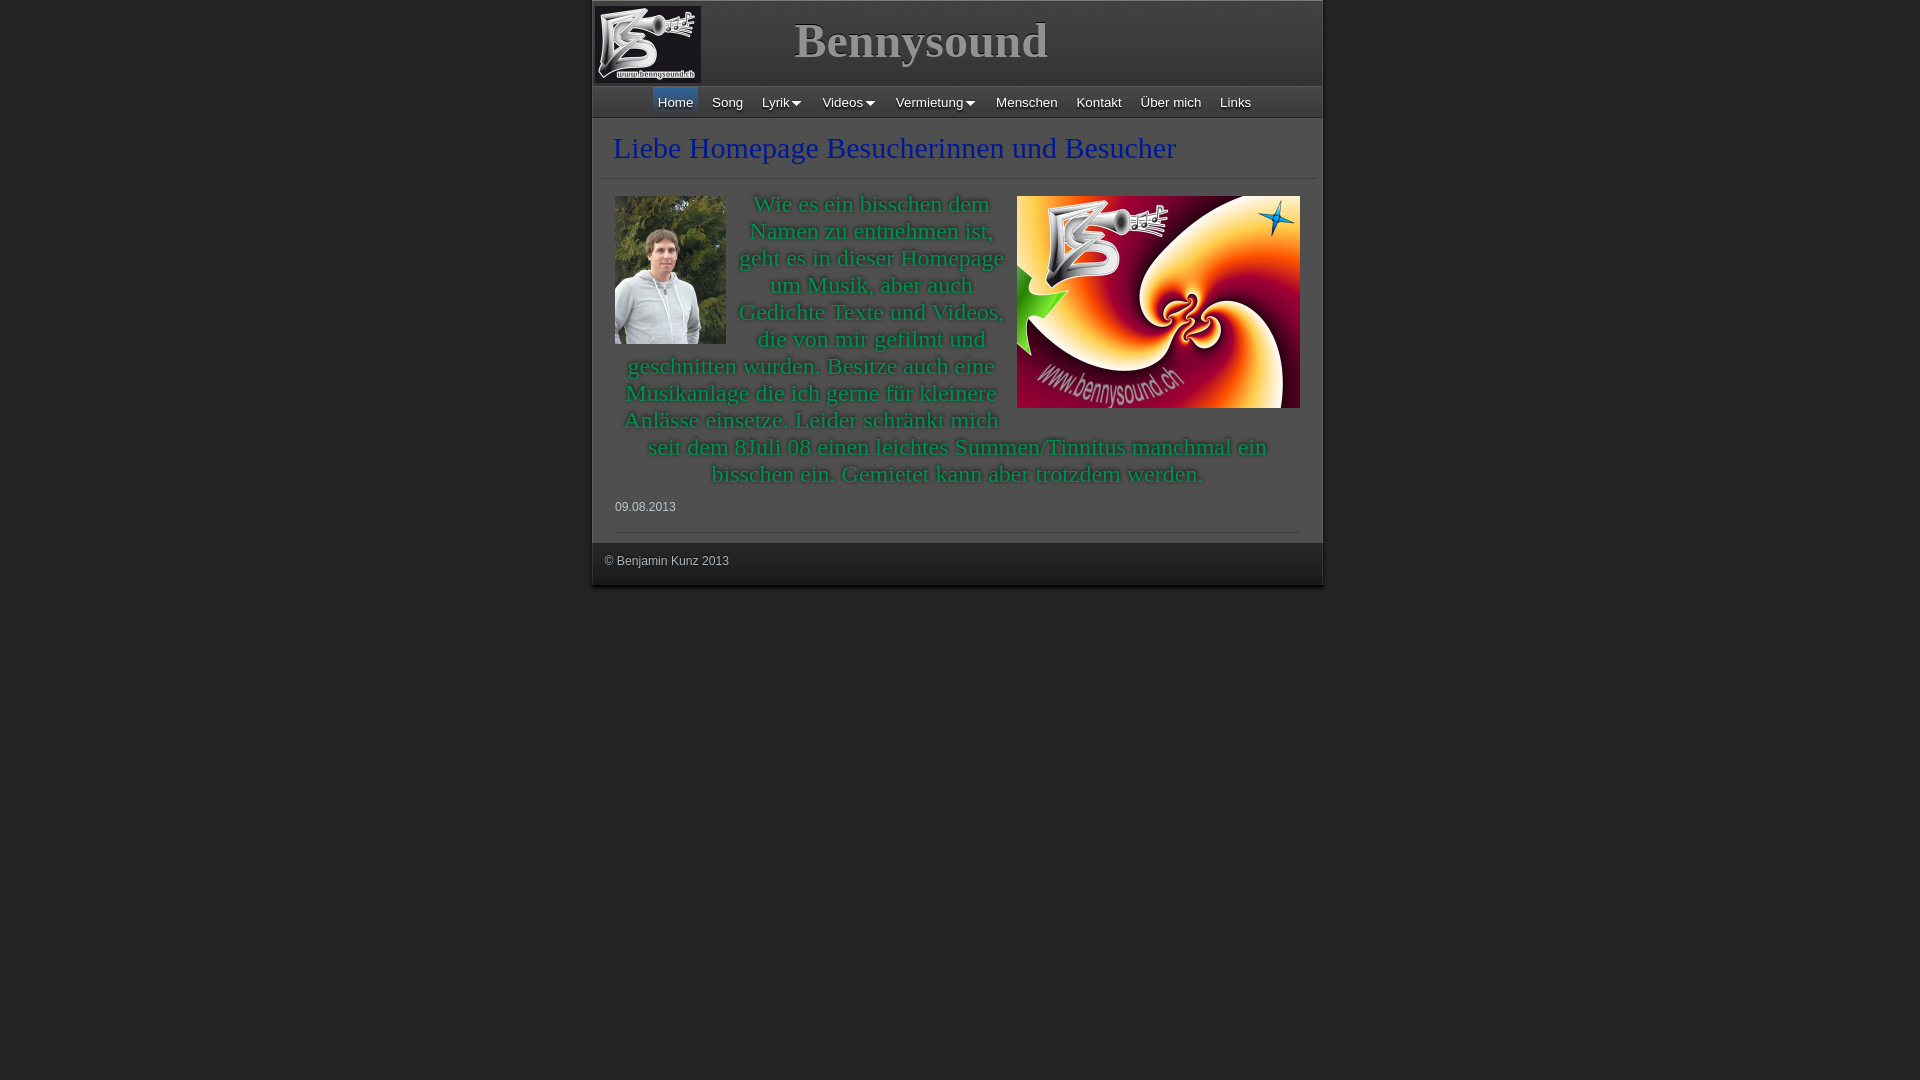 The height and width of the screenshot is (1080, 1920). I want to click on 'Lyrik', so click(781, 102).